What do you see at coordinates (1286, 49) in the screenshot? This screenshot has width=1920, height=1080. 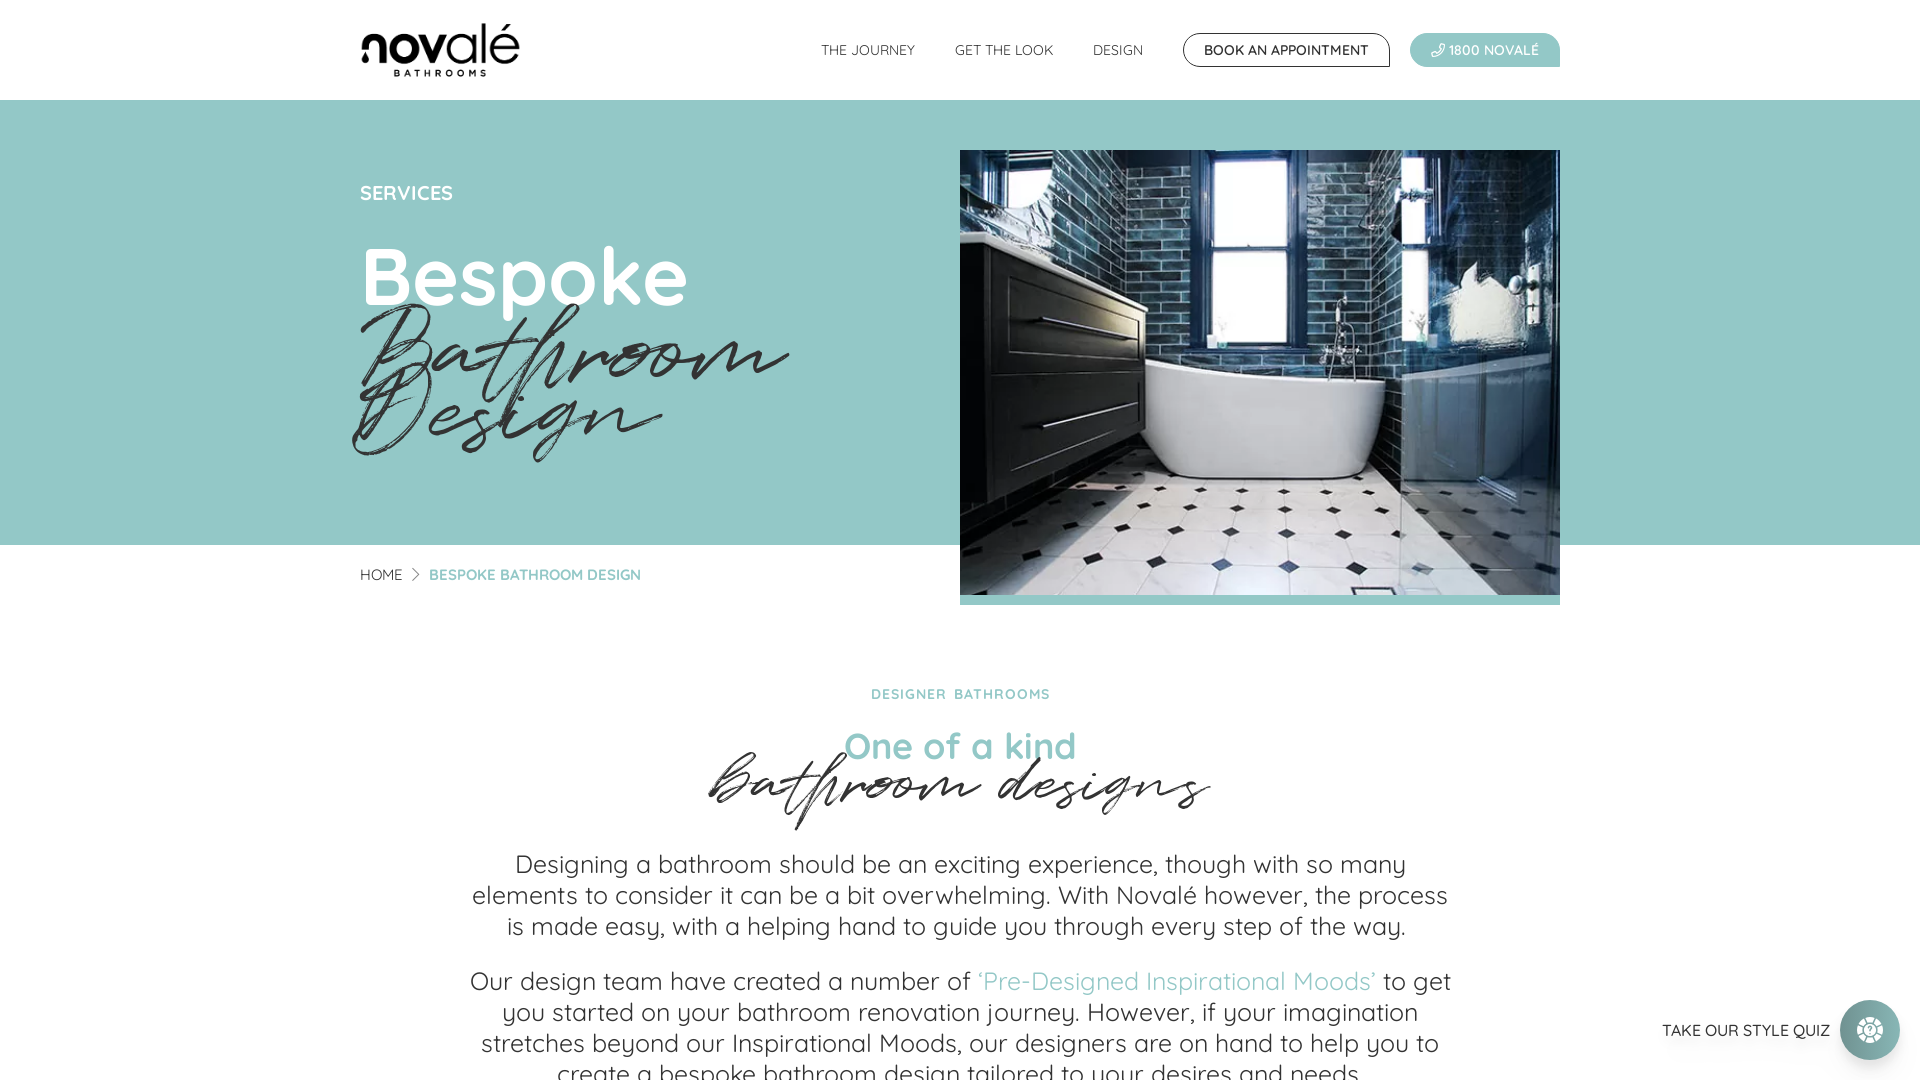 I see `'BOOK AN APPOINTMENT'` at bounding box center [1286, 49].